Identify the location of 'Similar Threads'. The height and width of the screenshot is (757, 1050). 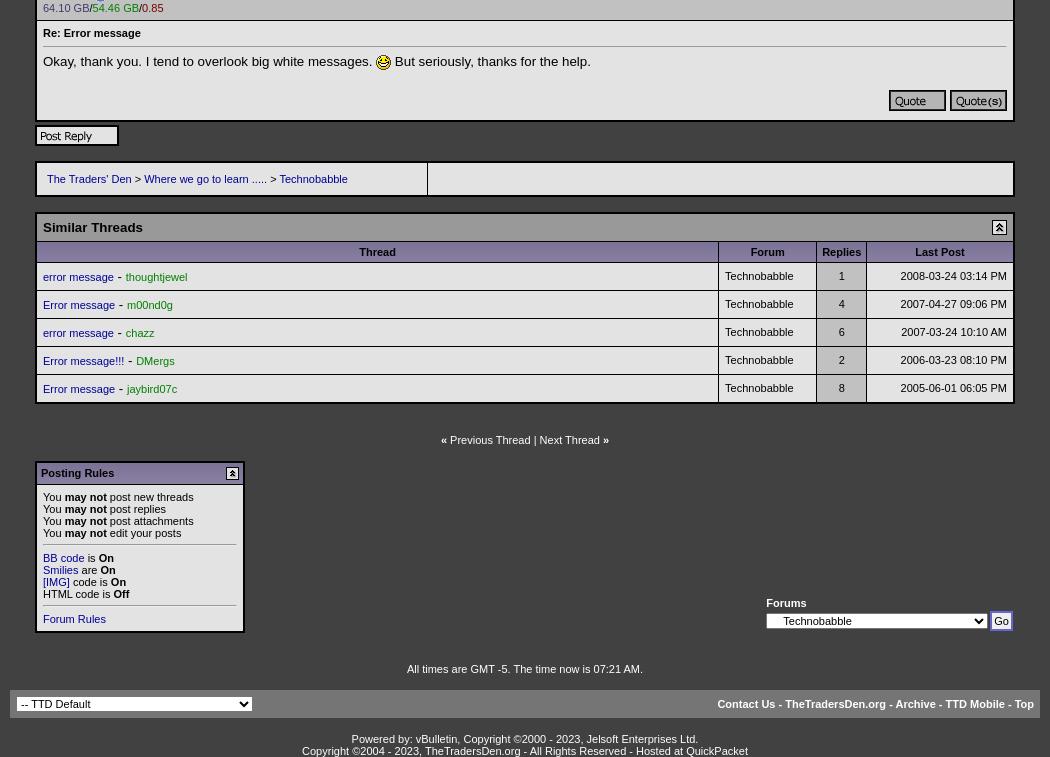
(42, 225).